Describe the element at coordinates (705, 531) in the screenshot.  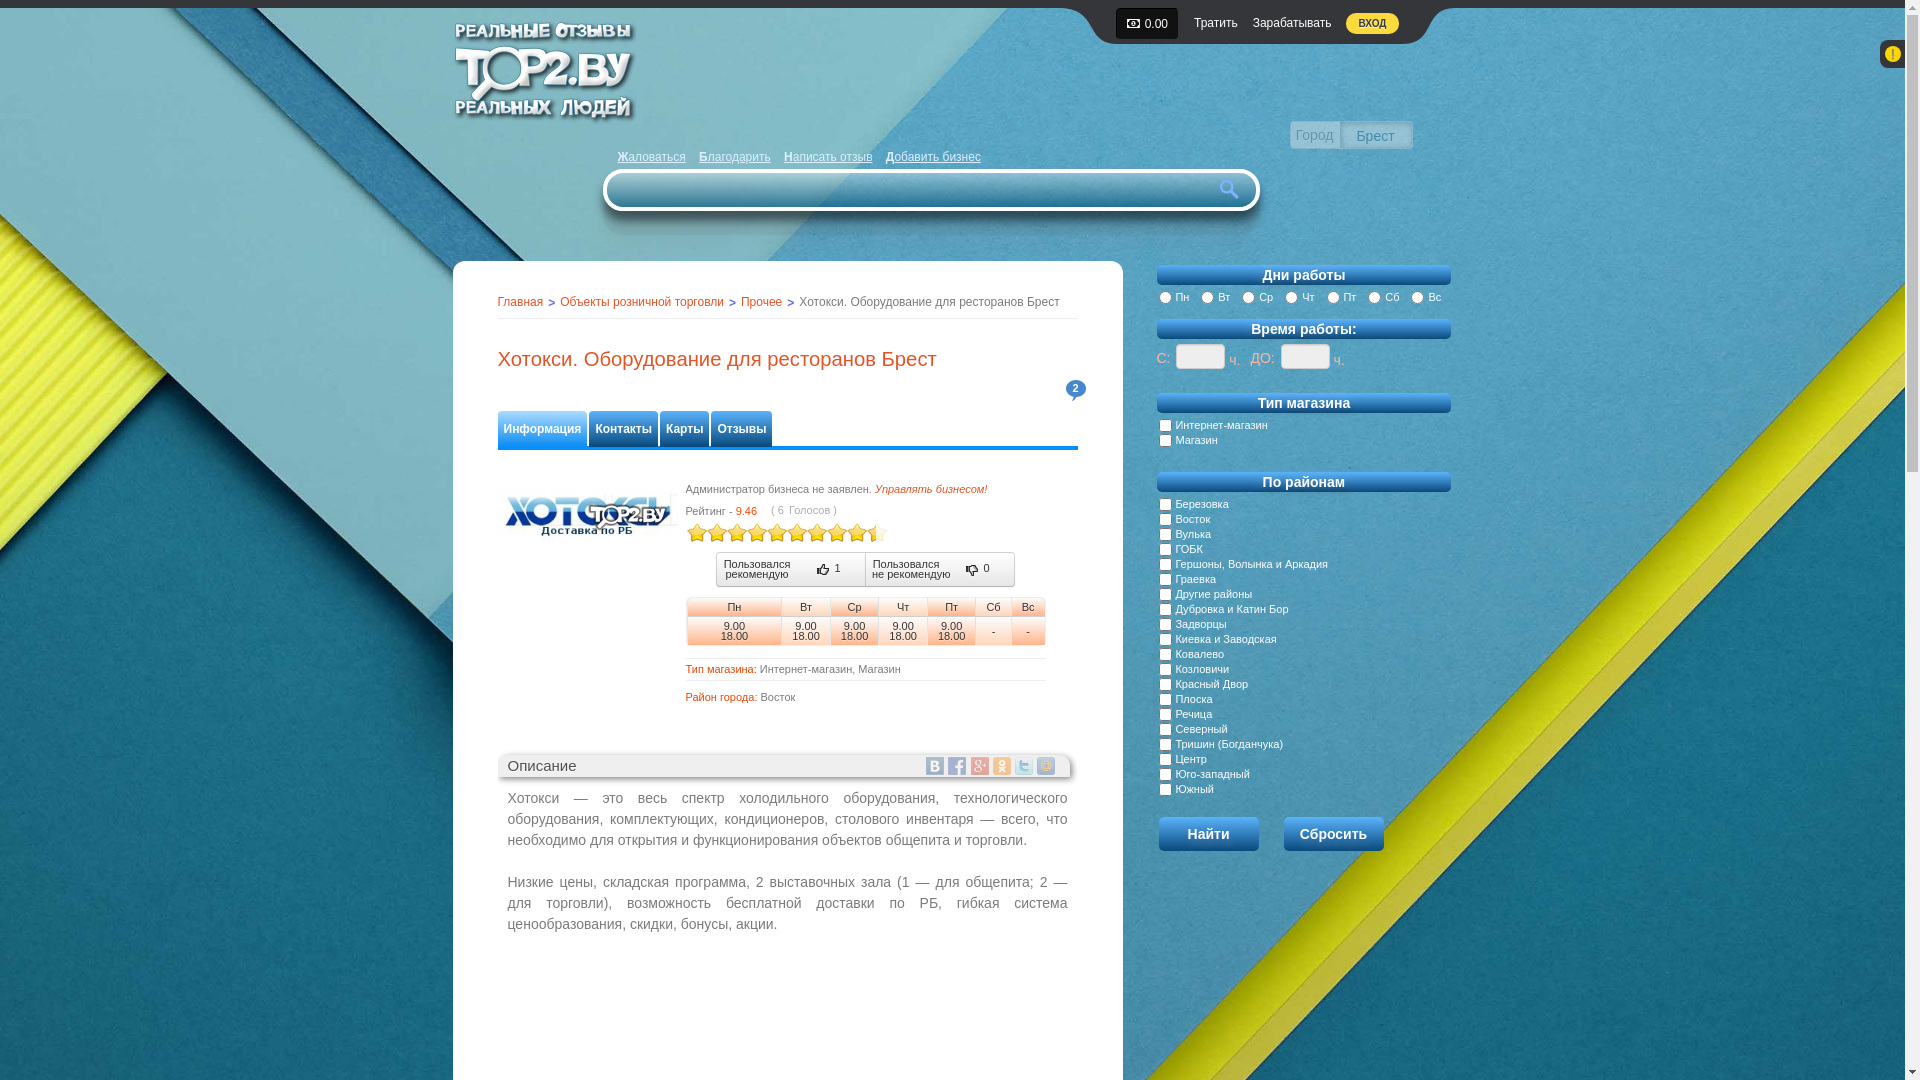
I see `'2'` at that location.